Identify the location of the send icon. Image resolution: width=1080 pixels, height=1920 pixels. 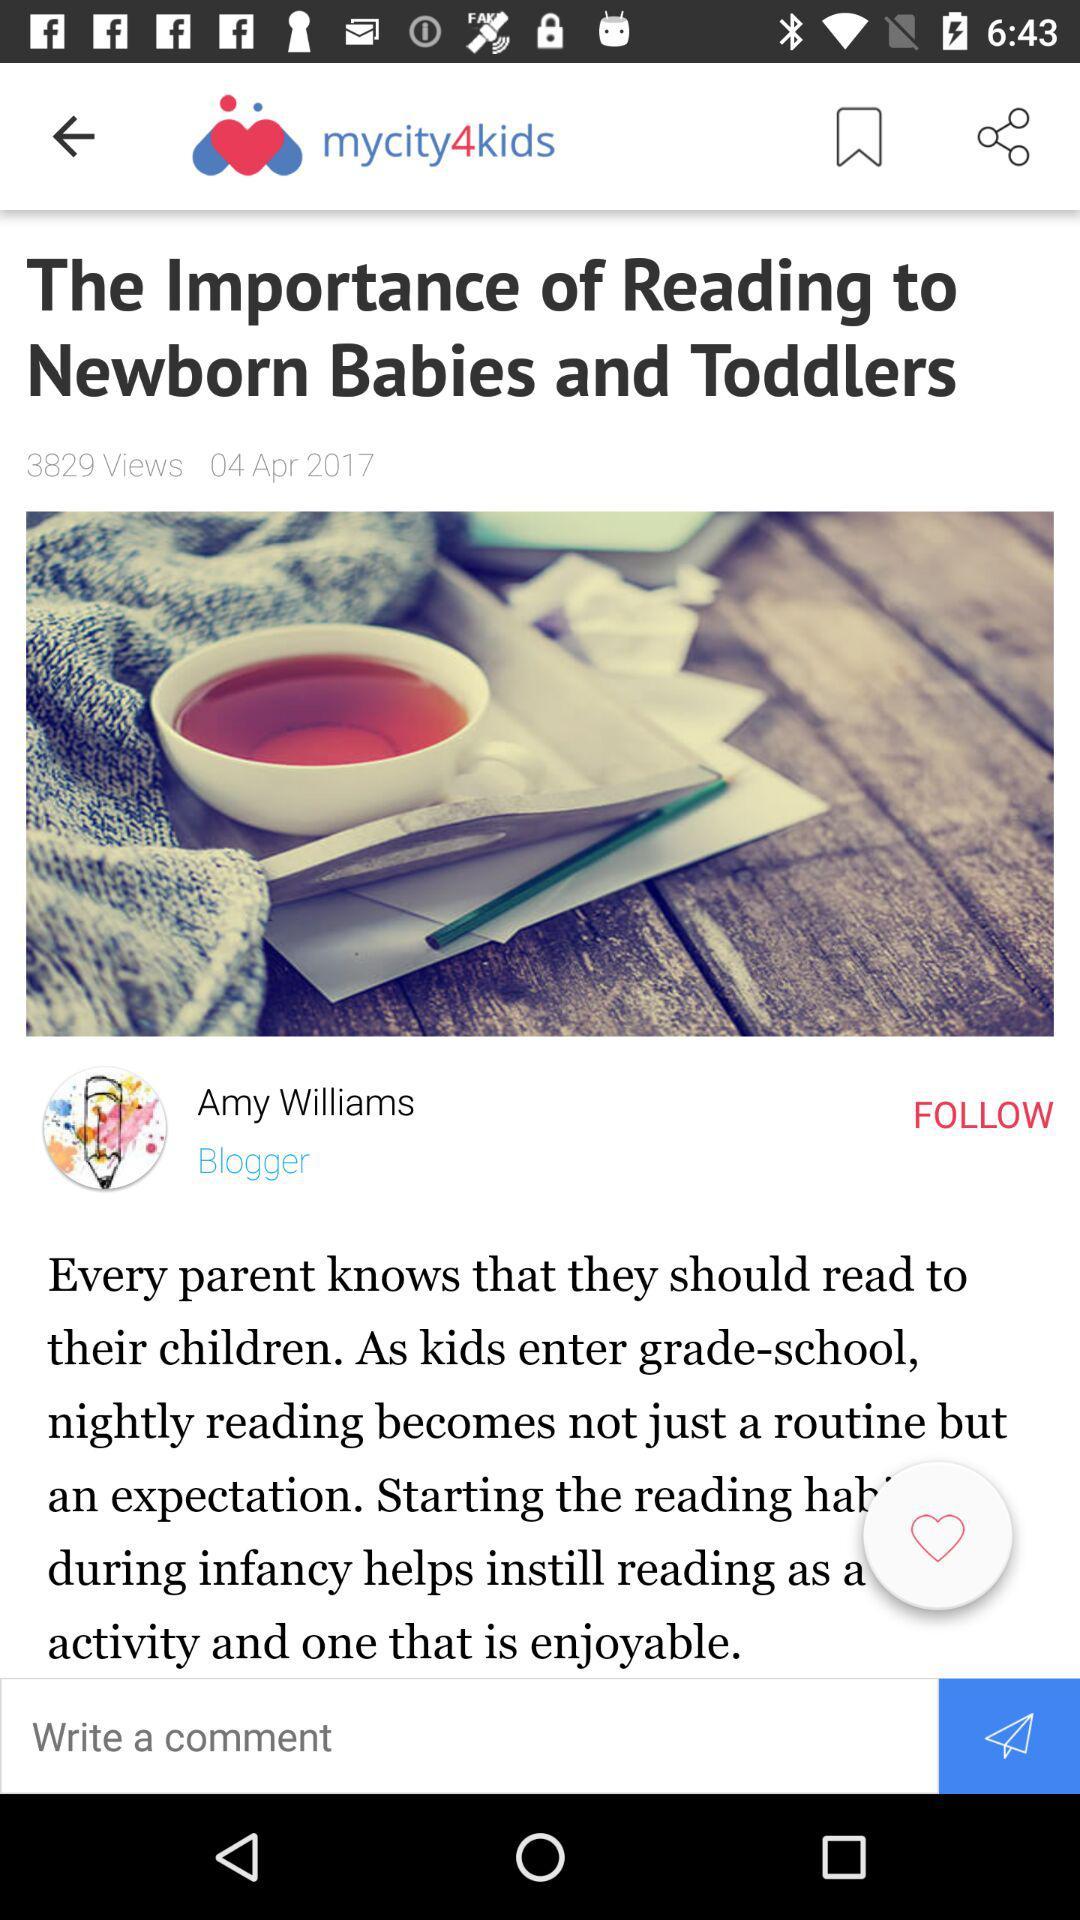
(1009, 1734).